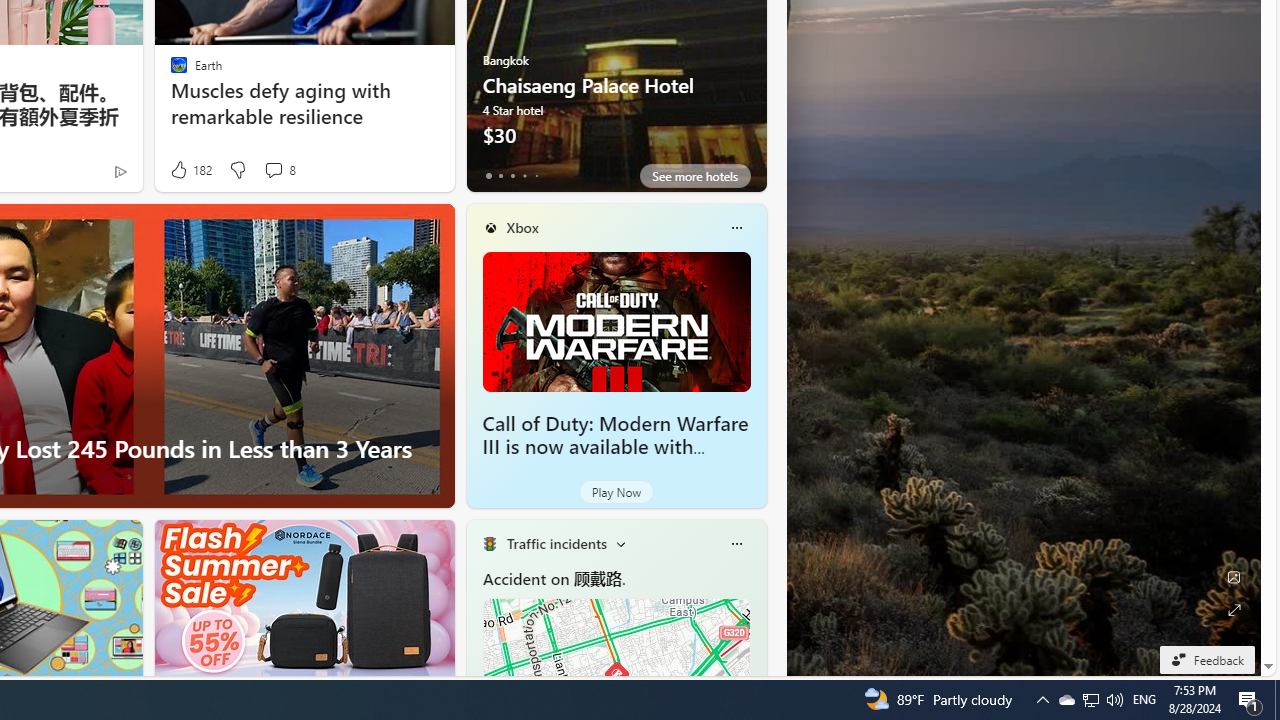  What do you see at coordinates (1205, 659) in the screenshot?
I see `'Feedback'` at bounding box center [1205, 659].